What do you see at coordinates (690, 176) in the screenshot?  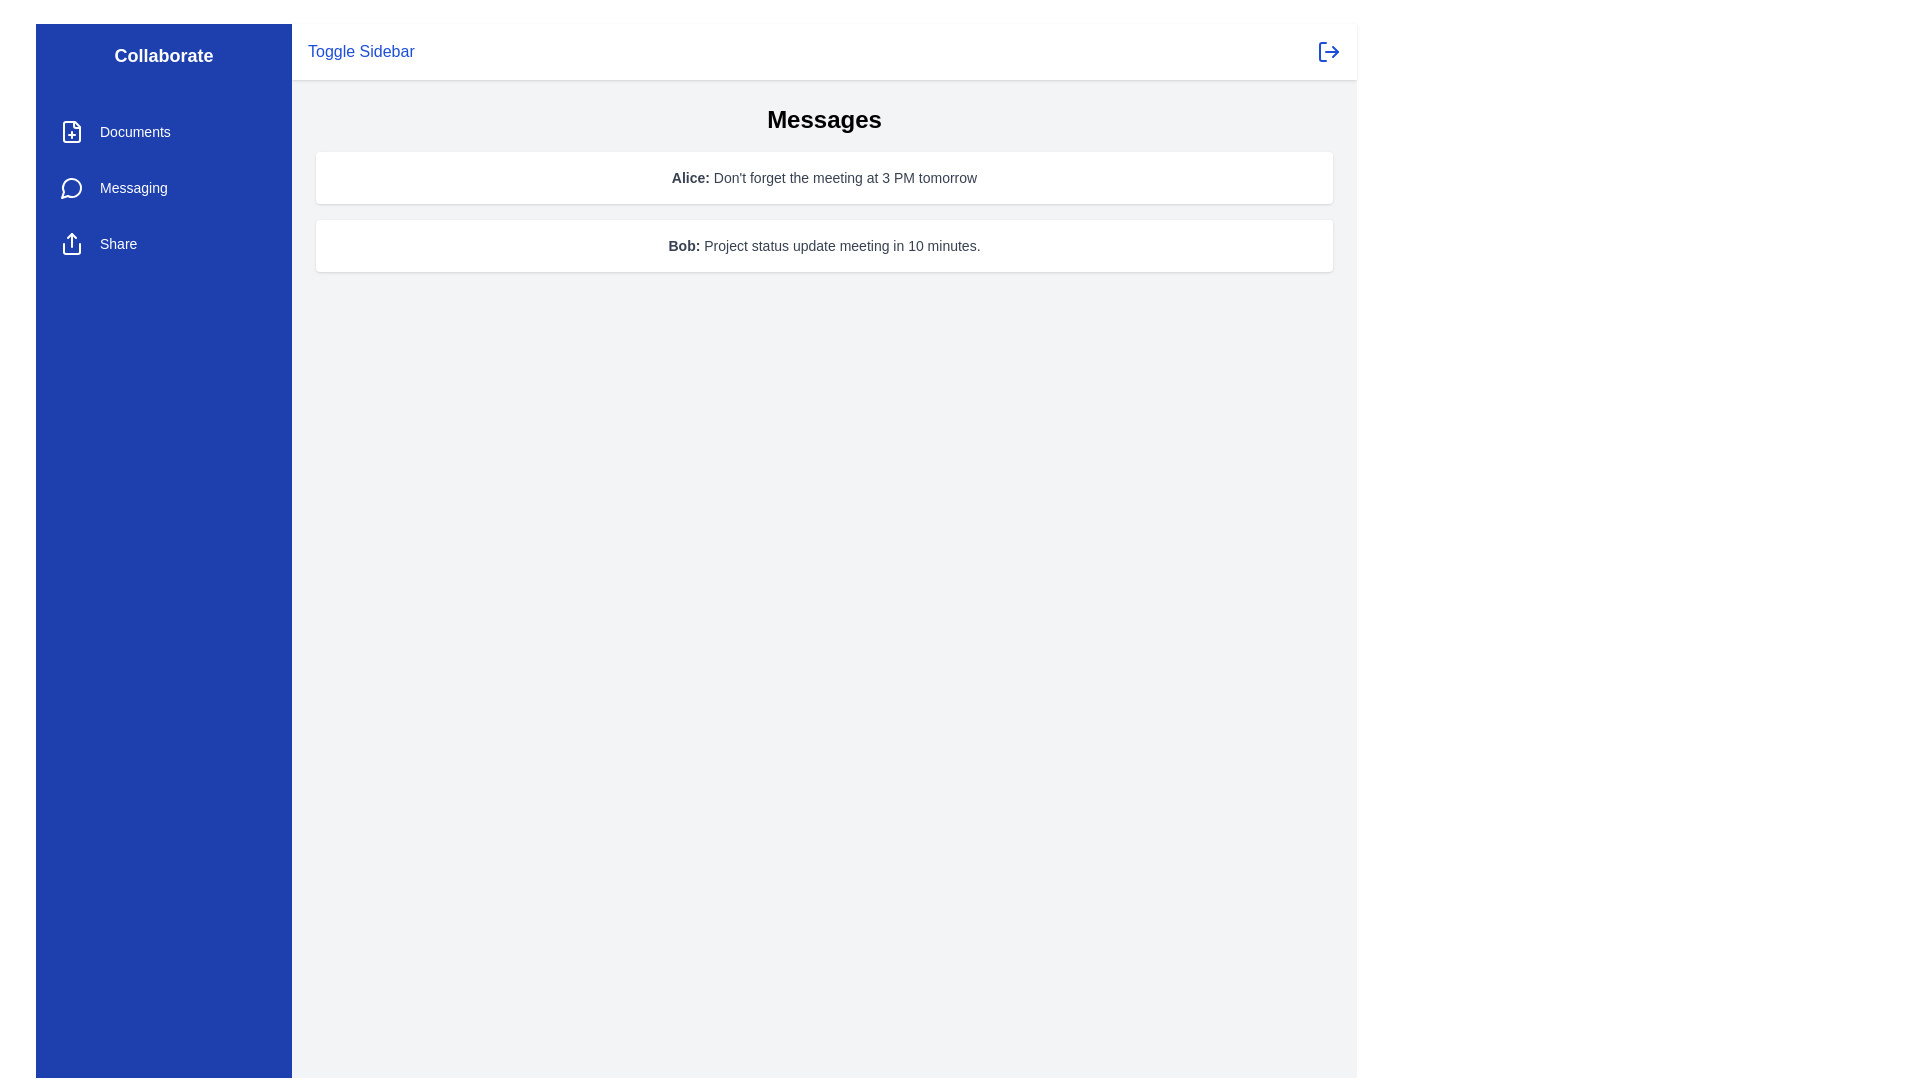 I see `the text element displaying 'Alice:' which is located in the first message box under the 'Messages' heading` at bounding box center [690, 176].